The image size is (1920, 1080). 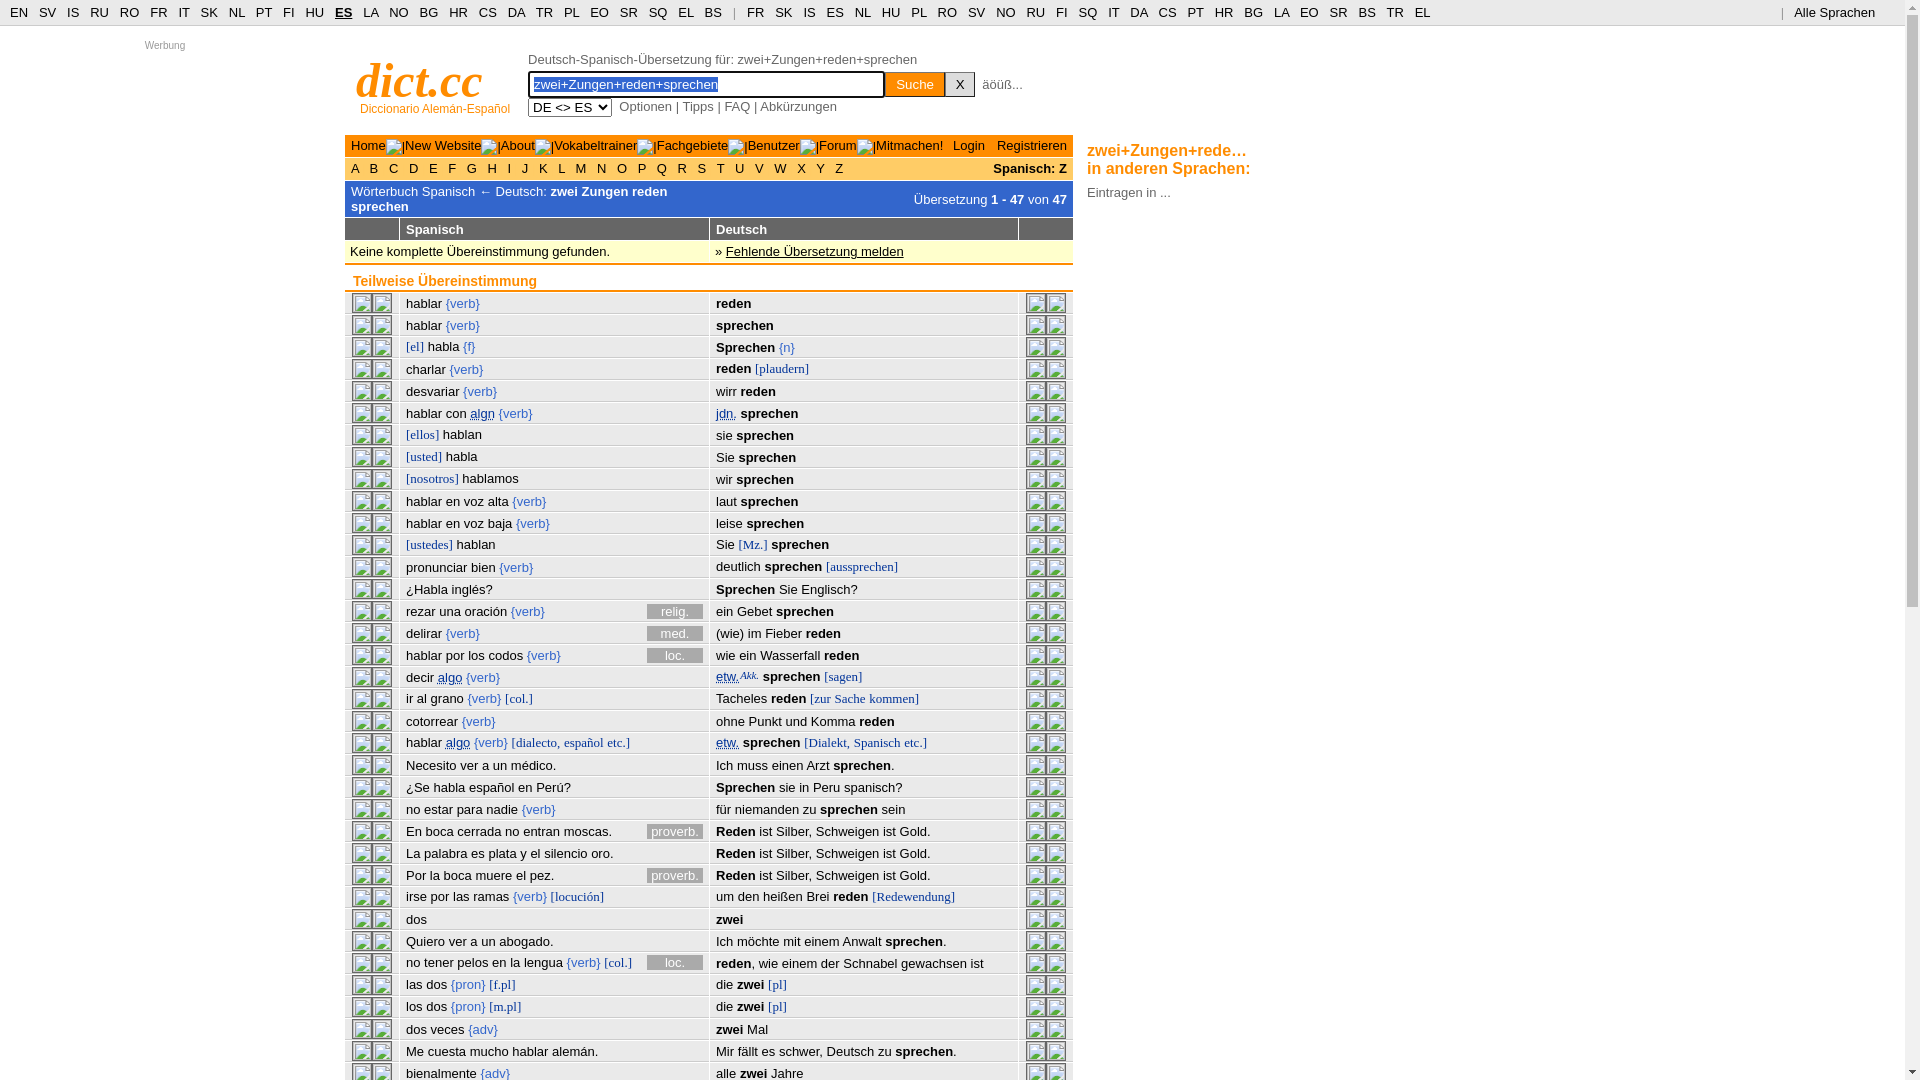 What do you see at coordinates (463, 500) in the screenshot?
I see `'voz'` at bounding box center [463, 500].